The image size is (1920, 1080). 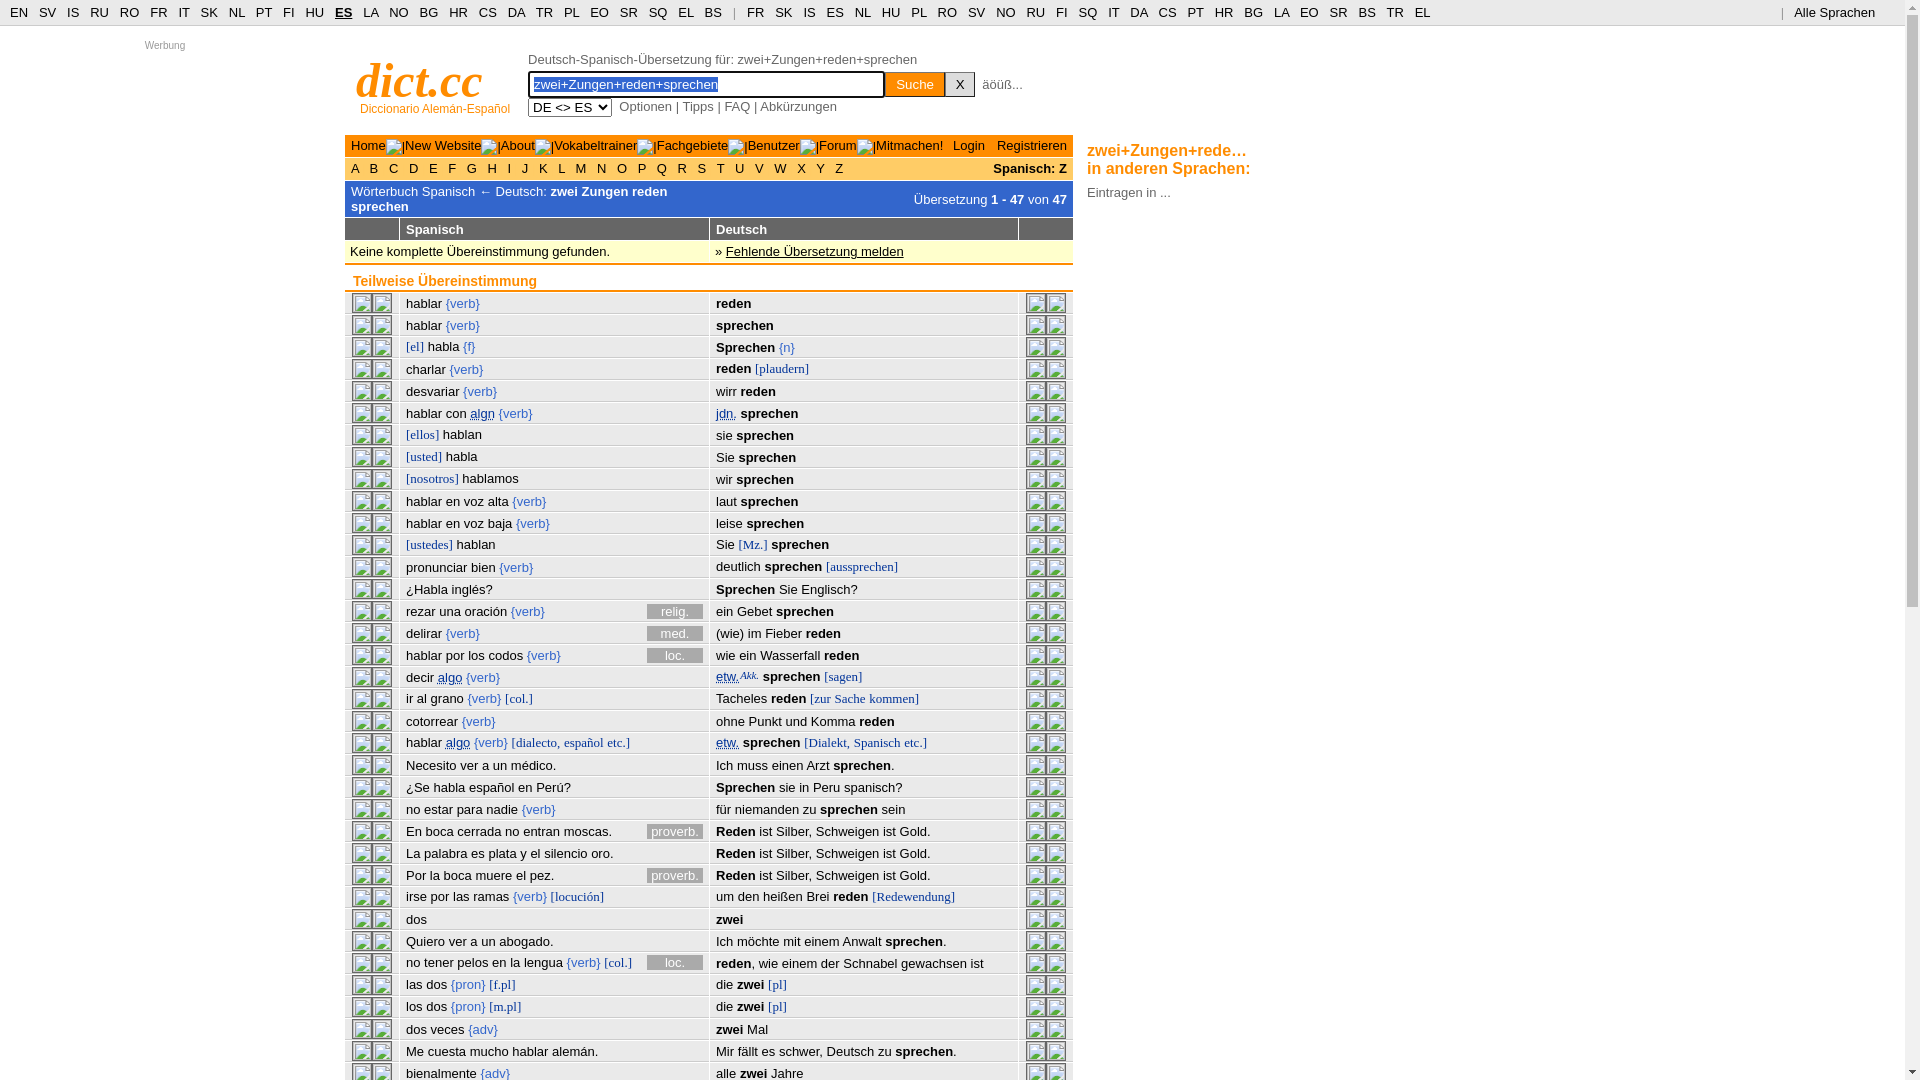 What do you see at coordinates (463, 500) in the screenshot?
I see `'voz'` at bounding box center [463, 500].